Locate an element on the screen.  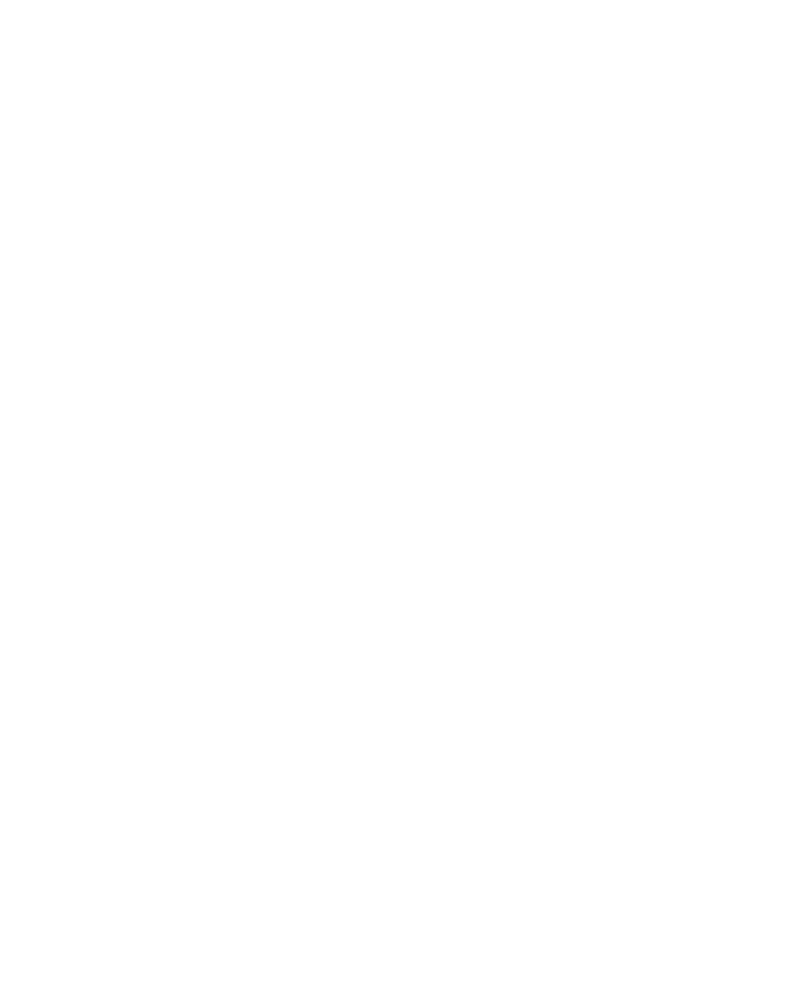
'Merging Technologies Debuts Venue Mission Software for Anubis' is located at coordinates (352, 579).